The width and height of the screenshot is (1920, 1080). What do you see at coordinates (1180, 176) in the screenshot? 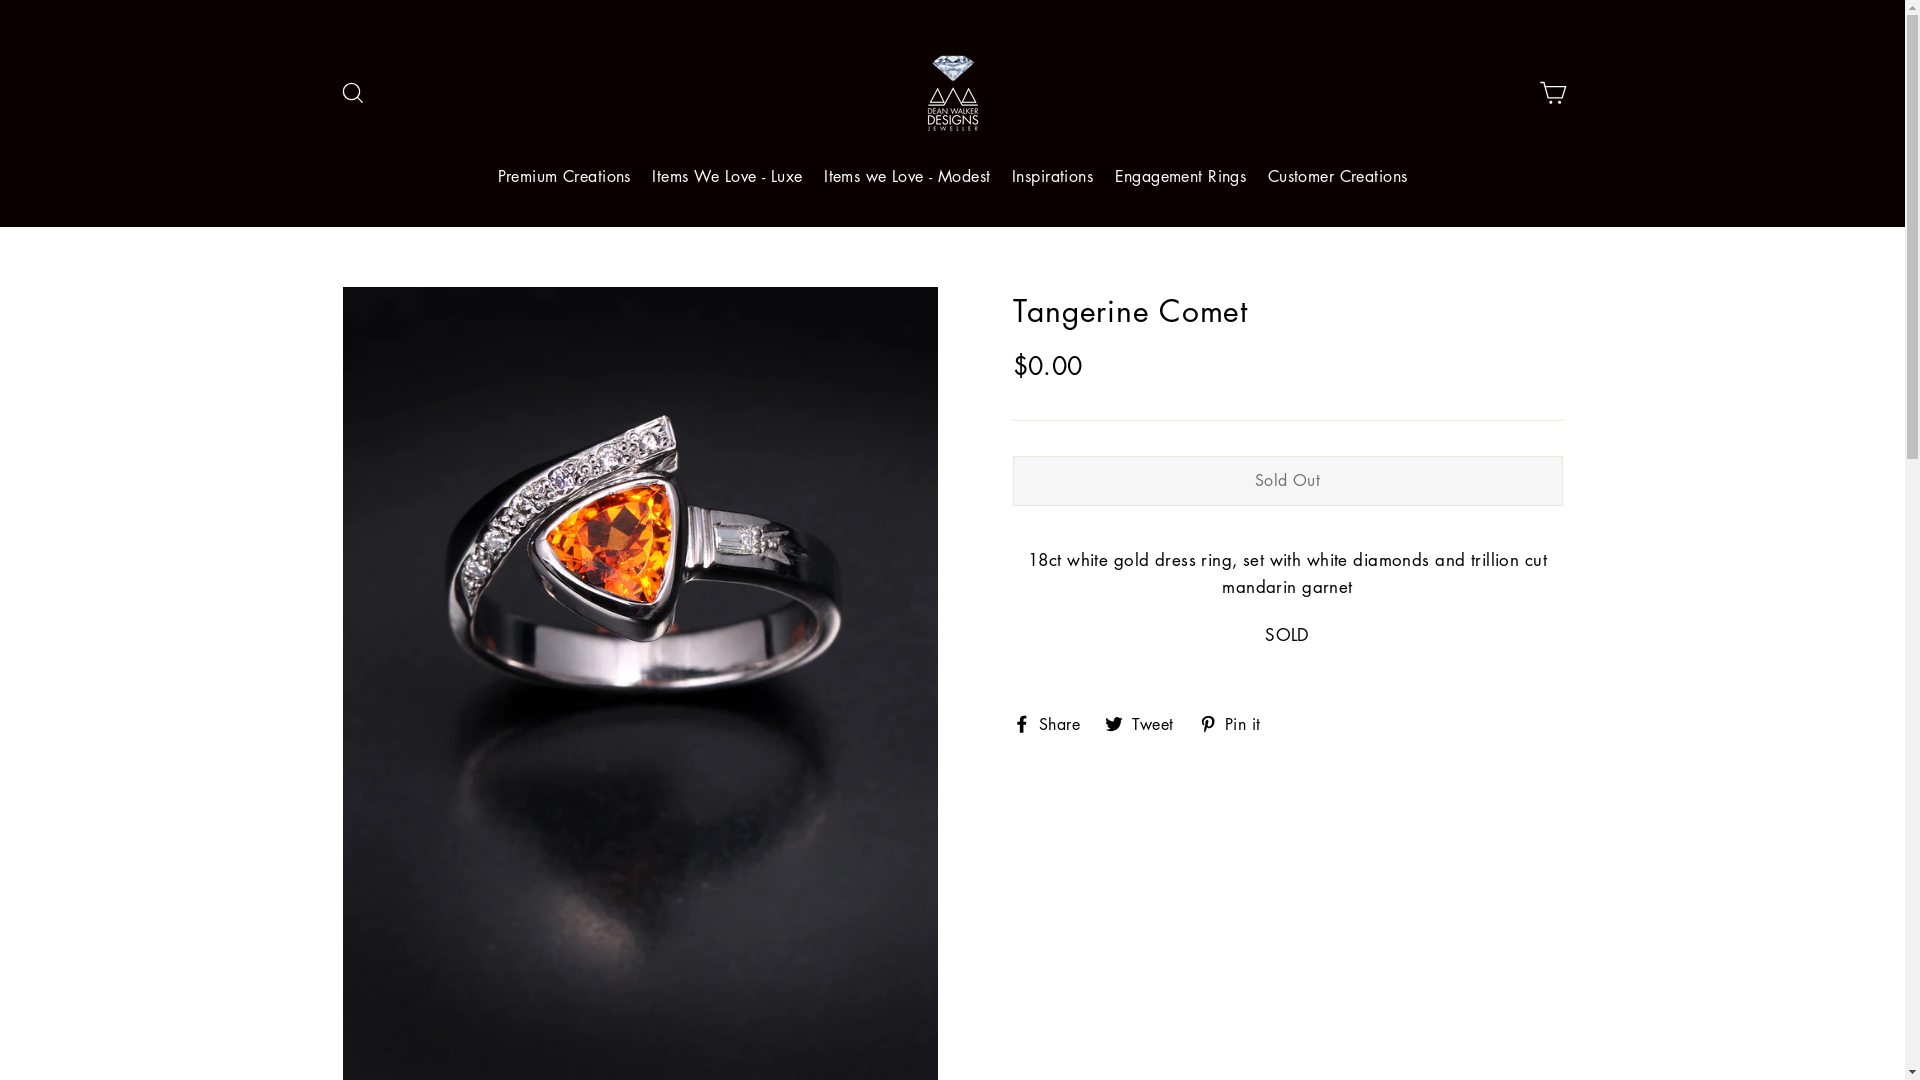
I see `'Engagement Rings'` at bounding box center [1180, 176].